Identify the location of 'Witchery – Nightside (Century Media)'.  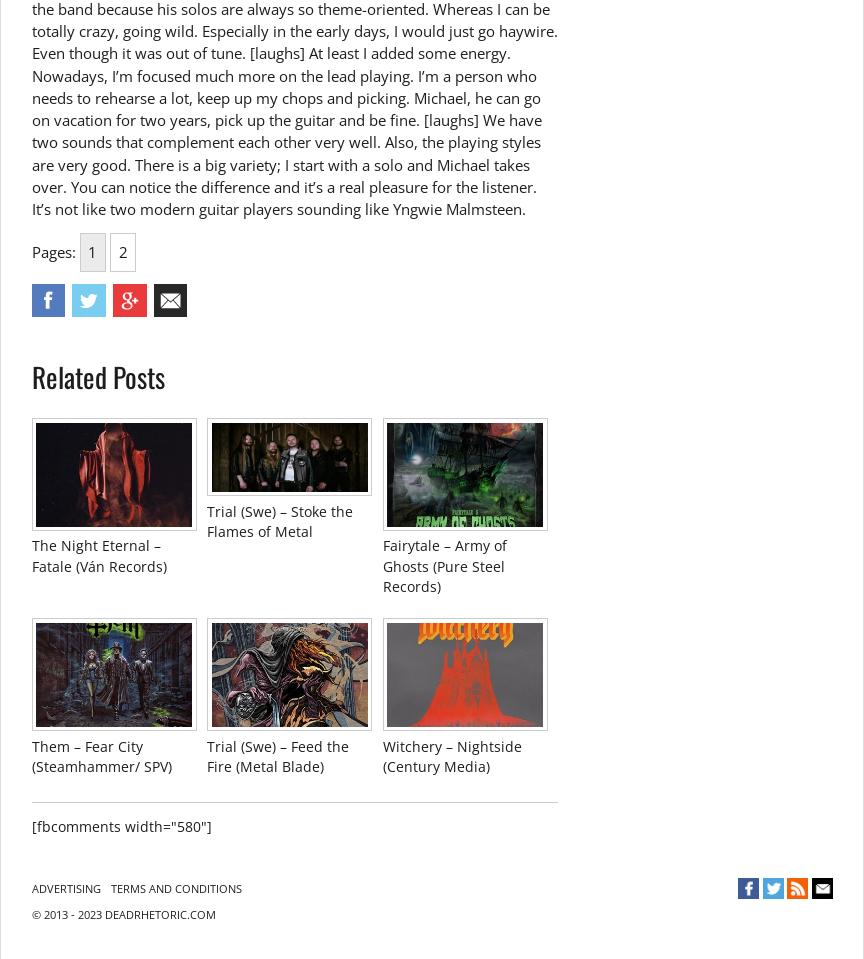
(451, 755).